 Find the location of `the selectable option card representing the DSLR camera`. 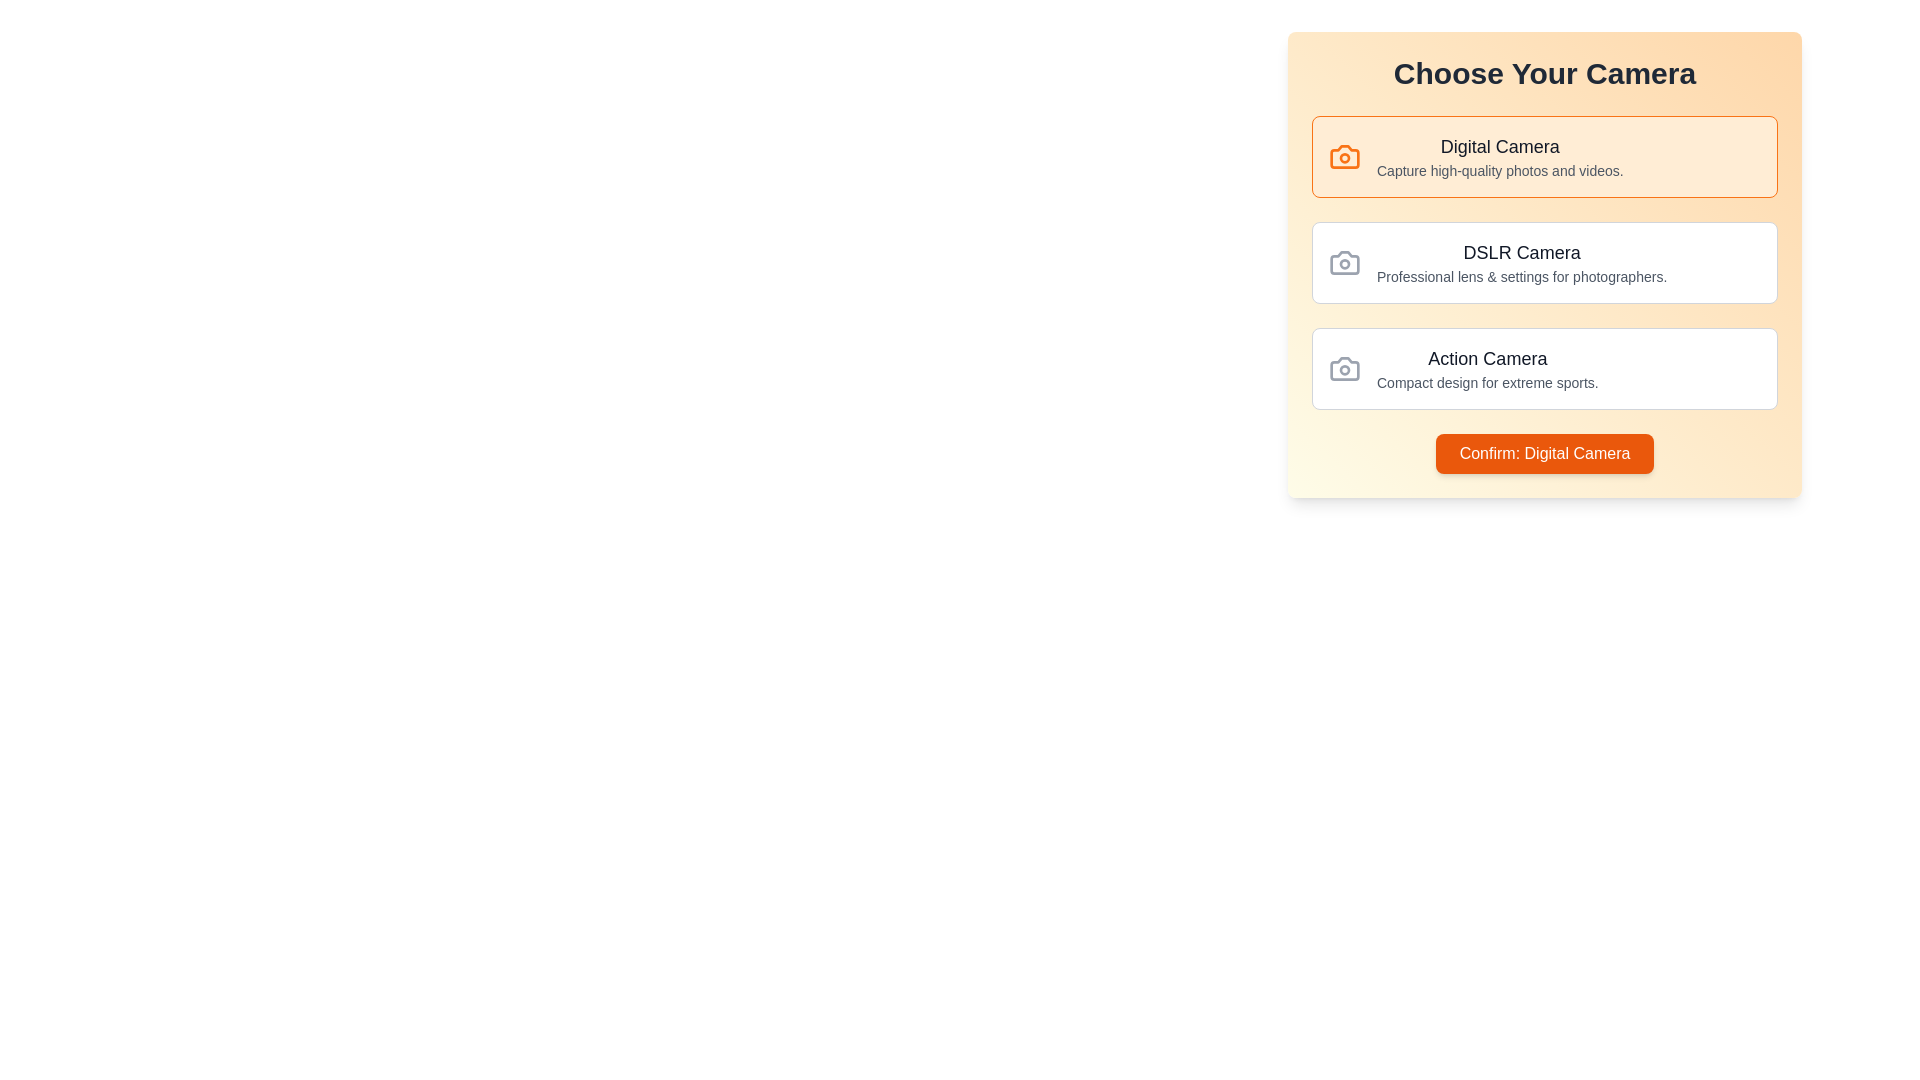

the selectable option card representing the DSLR camera is located at coordinates (1544, 261).